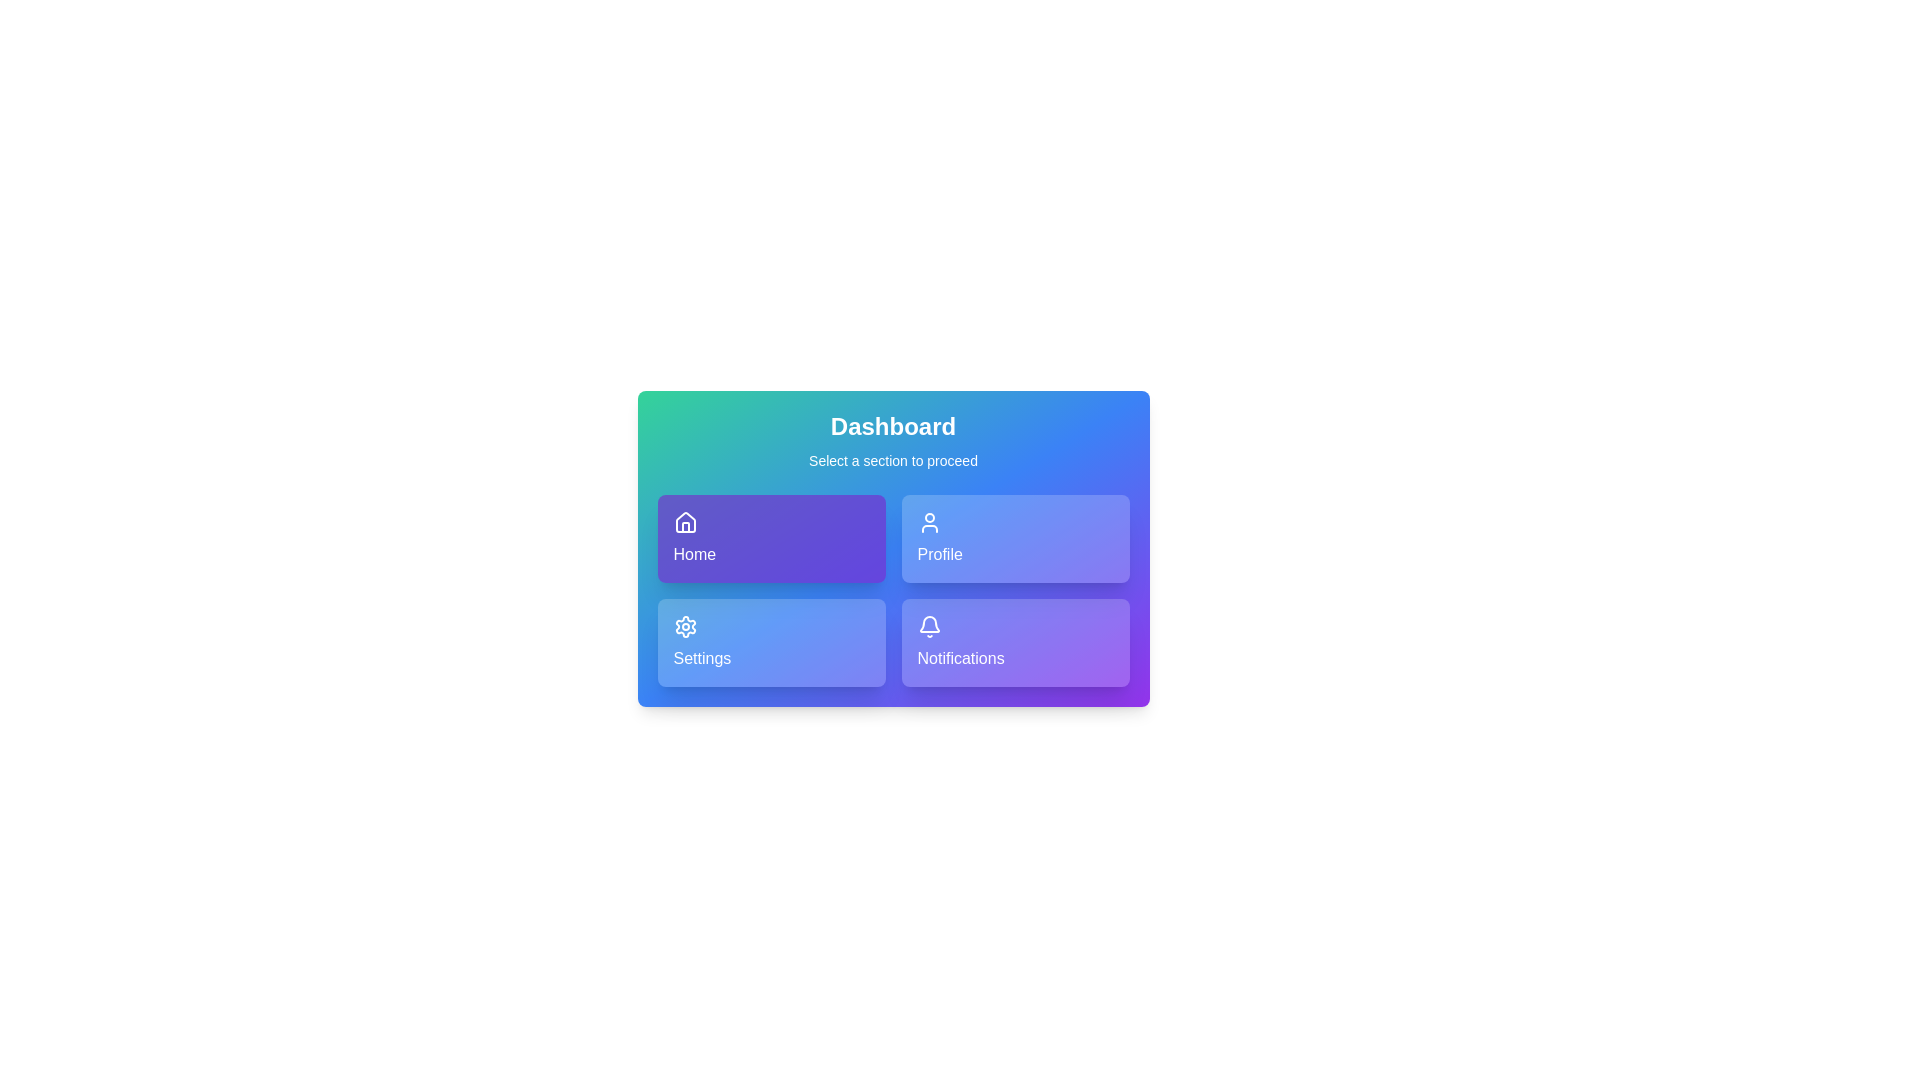 This screenshot has height=1080, width=1920. Describe the element at coordinates (770, 643) in the screenshot. I see `the button corresponding to the section Settings` at that location.